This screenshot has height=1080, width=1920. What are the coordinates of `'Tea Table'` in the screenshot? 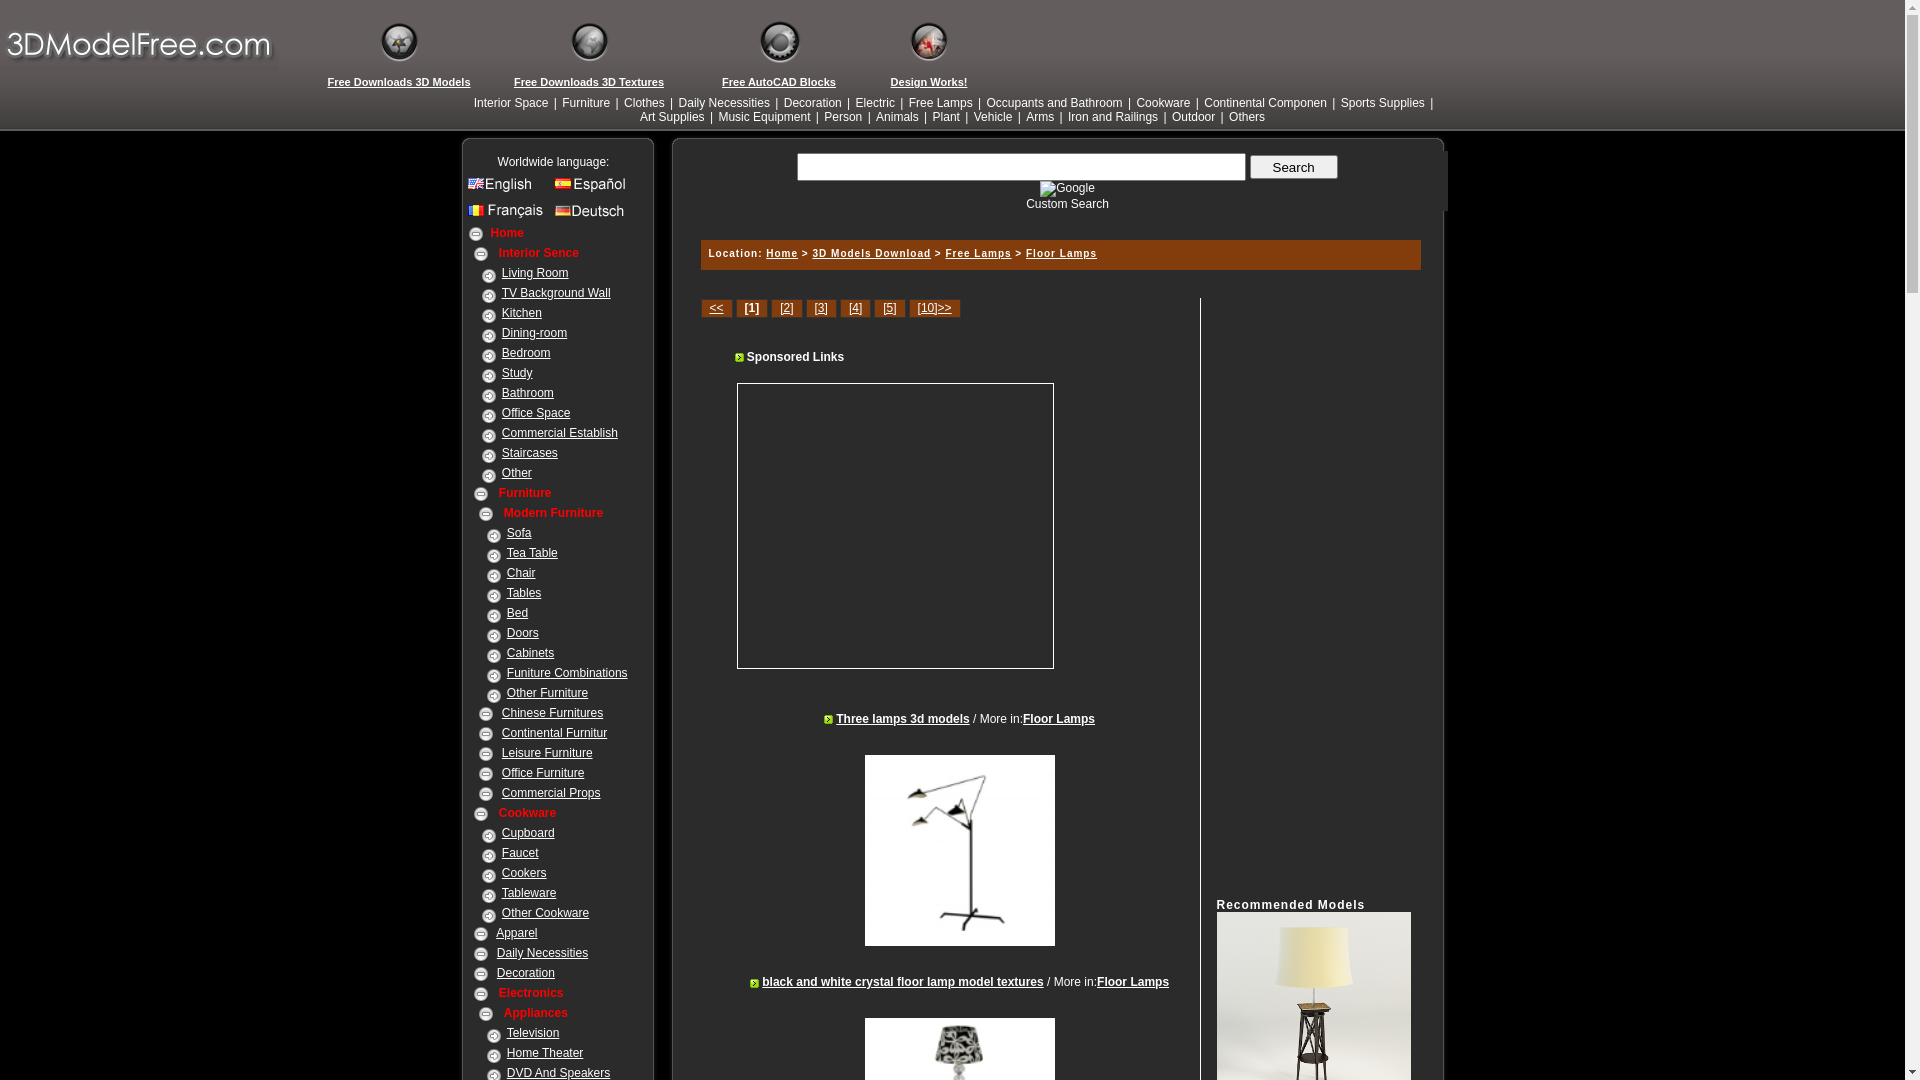 It's located at (532, 552).